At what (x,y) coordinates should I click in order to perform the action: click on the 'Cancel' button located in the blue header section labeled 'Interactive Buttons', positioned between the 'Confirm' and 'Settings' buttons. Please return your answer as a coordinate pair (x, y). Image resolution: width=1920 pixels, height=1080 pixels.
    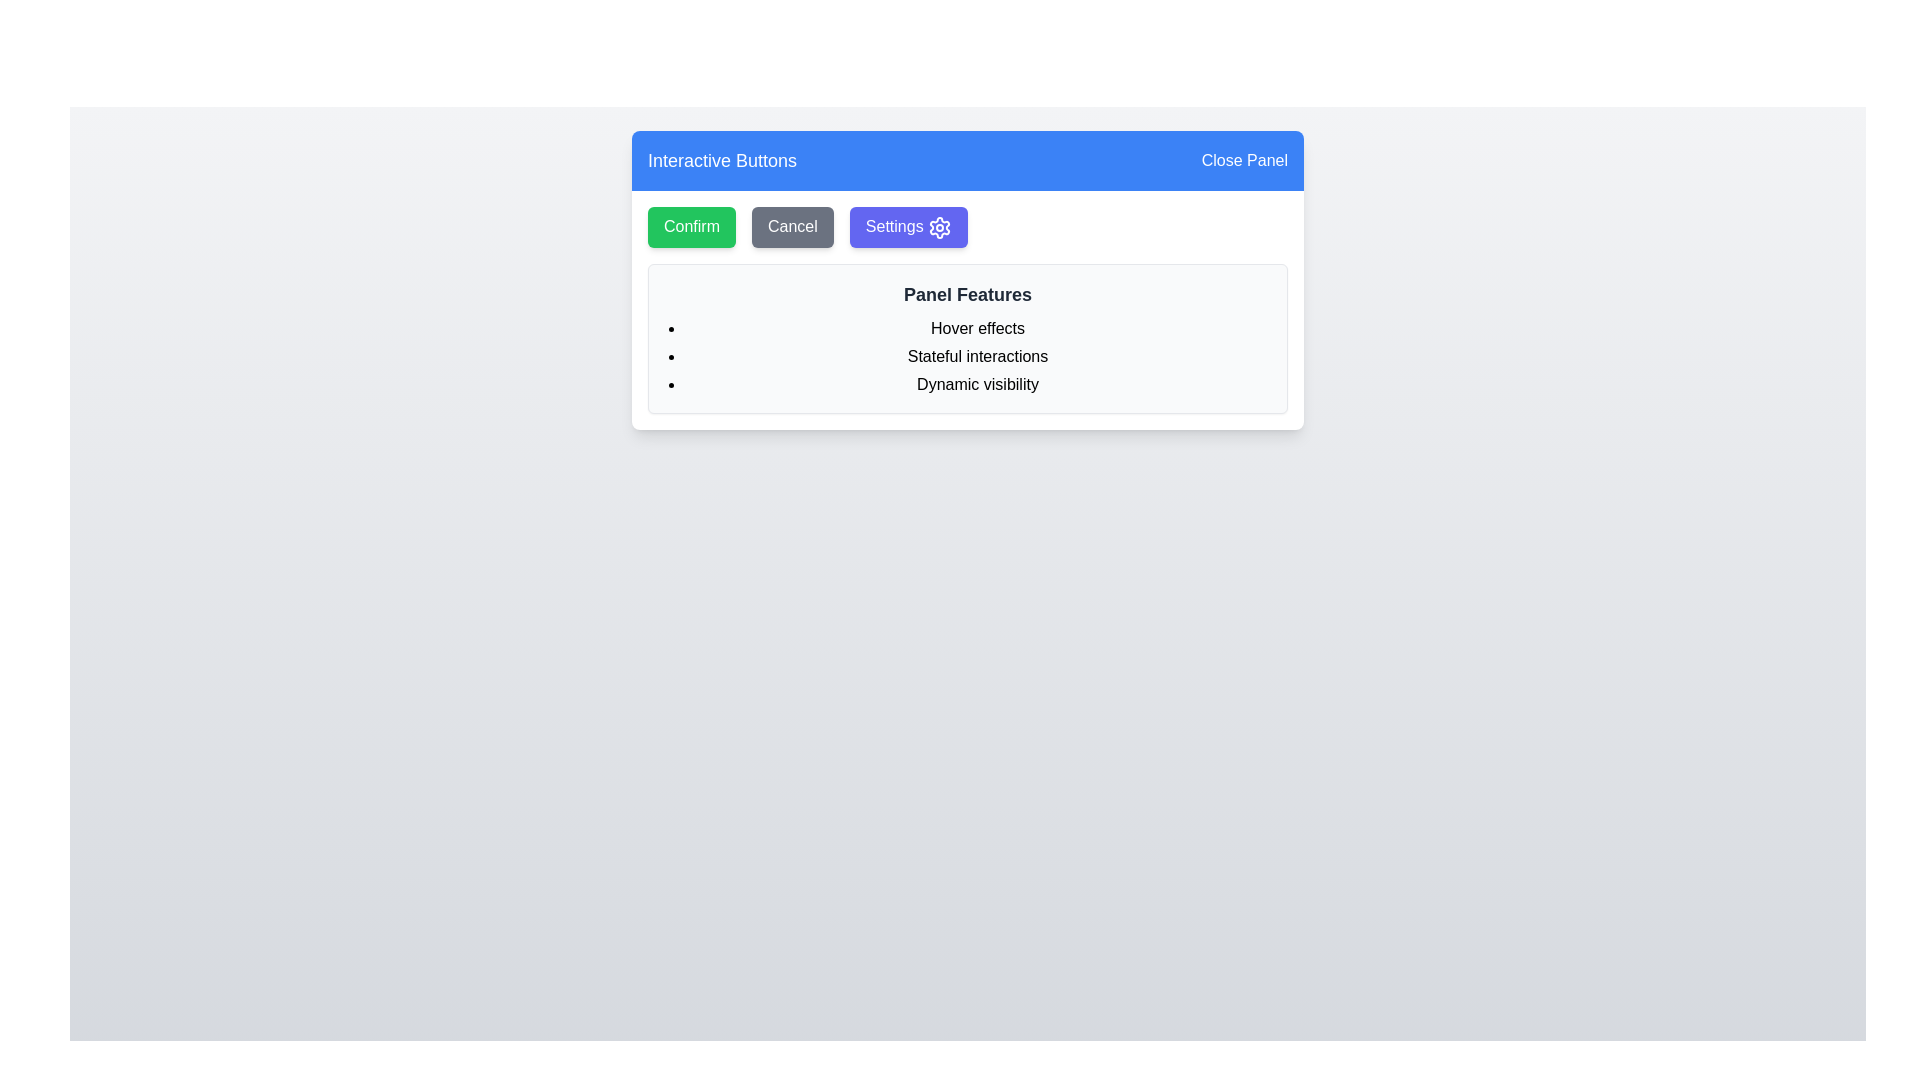
    Looking at the image, I should click on (791, 226).